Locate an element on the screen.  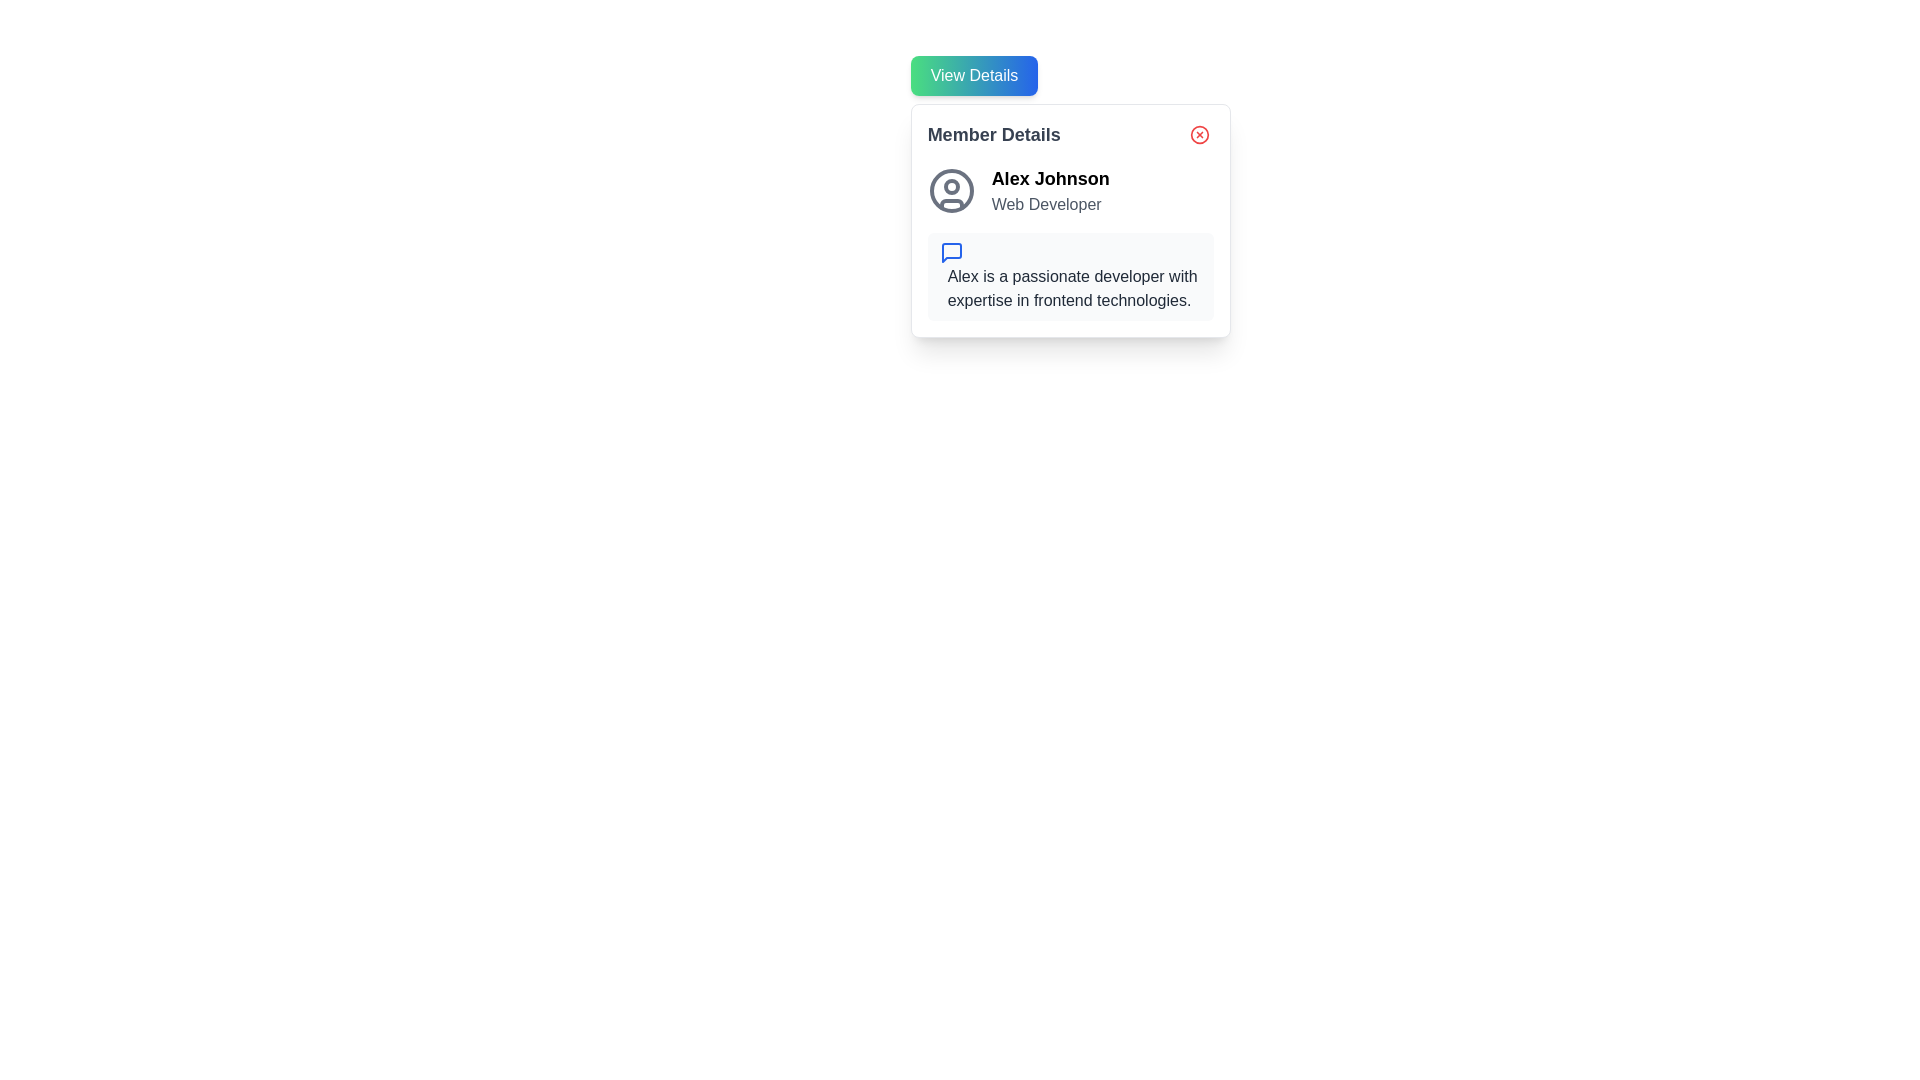
the static text label displaying the person's name located at the upper part of the card, above the 'Web Developer' text and to the right of the user icon is located at coordinates (1049, 177).